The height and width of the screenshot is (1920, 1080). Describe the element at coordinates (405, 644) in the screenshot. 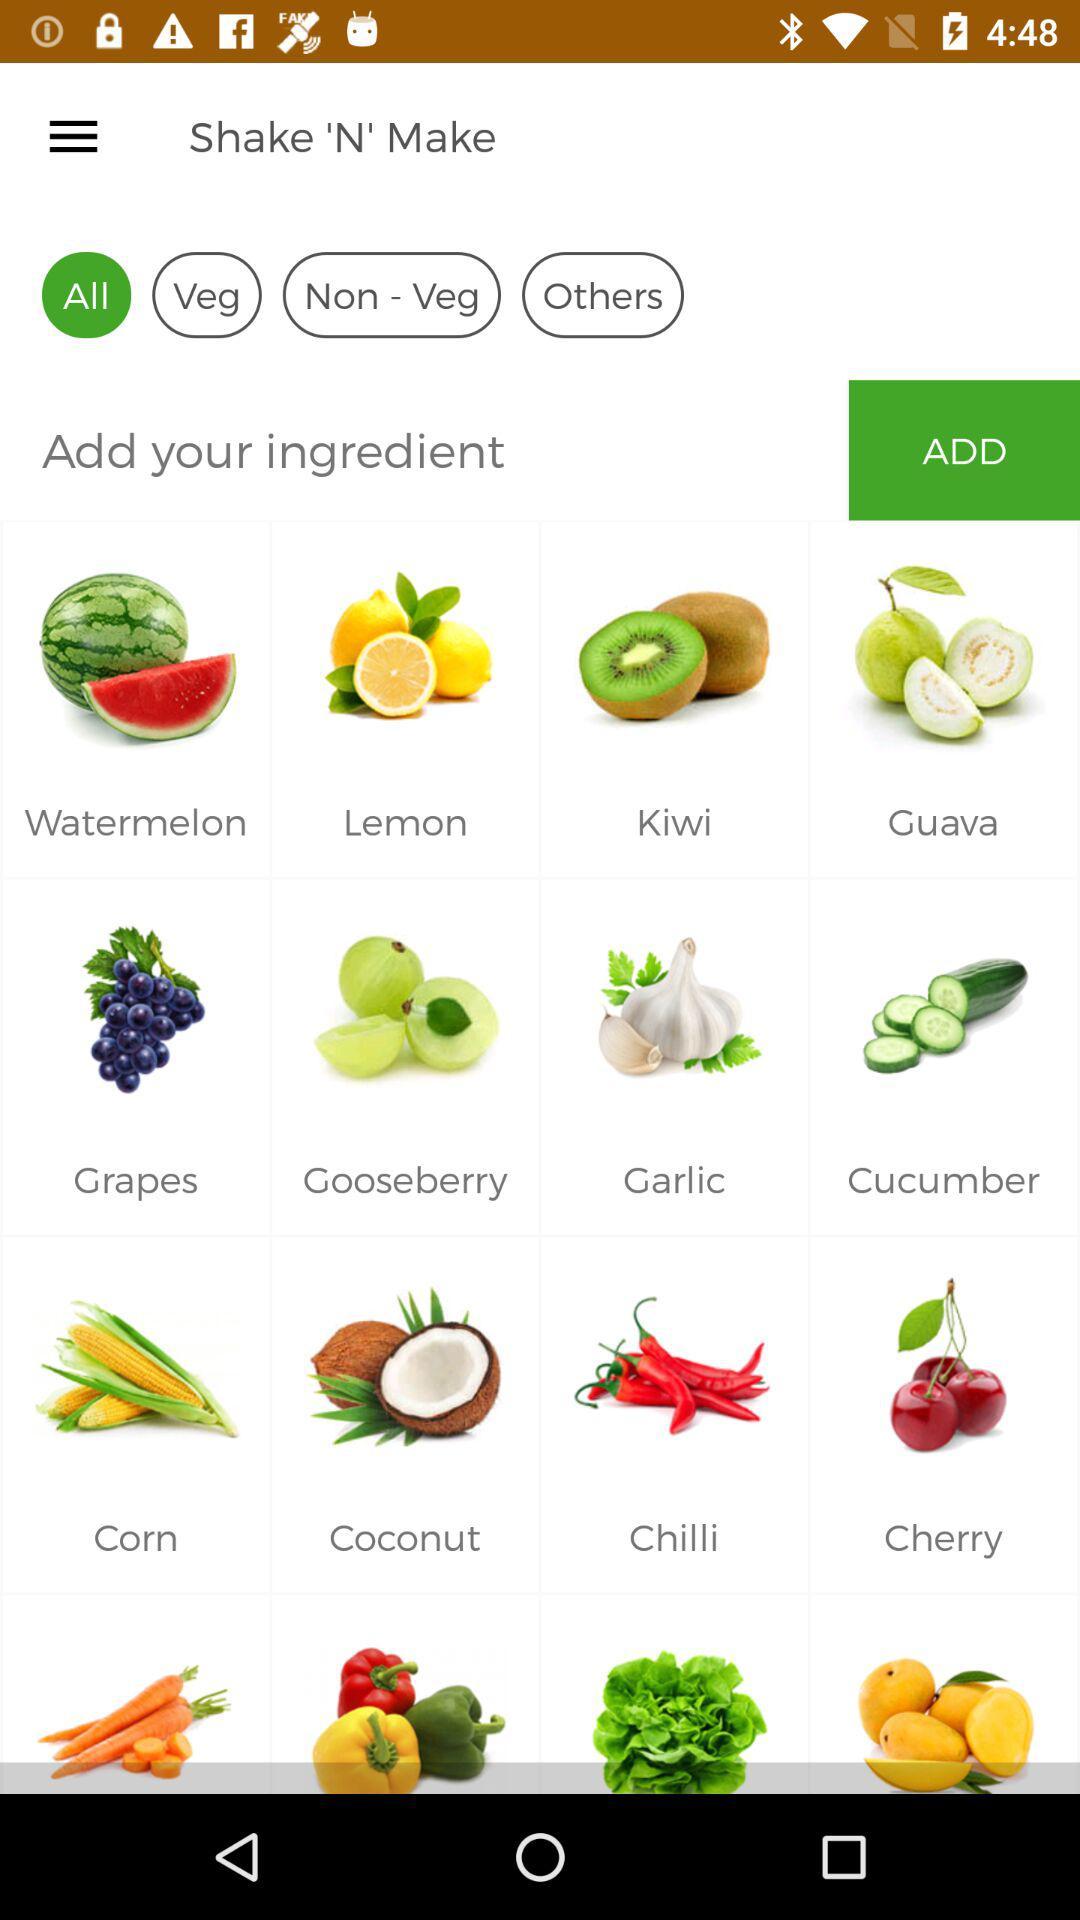

I see `the image above the lemon` at that location.